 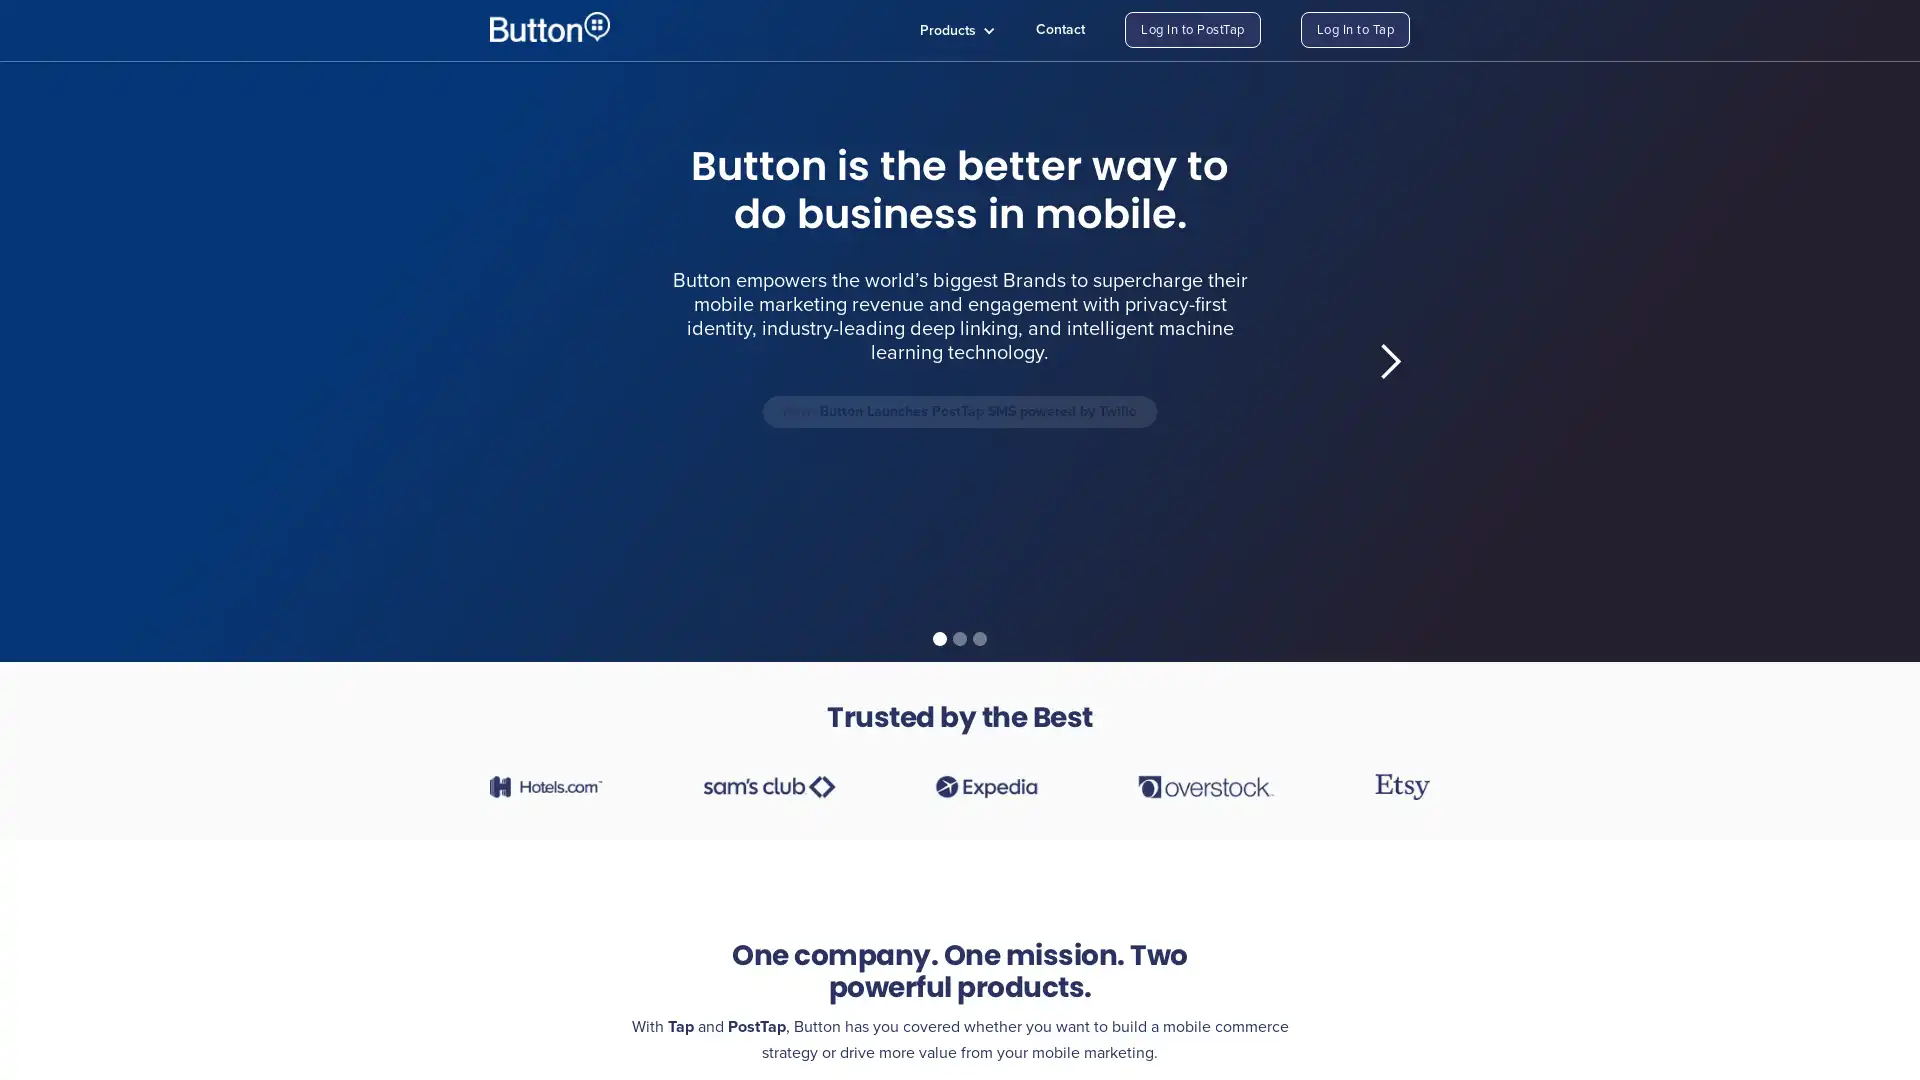 What do you see at coordinates (529, 362) in the screenshot?
I see `previous slide` at bounding box center [529, 362].